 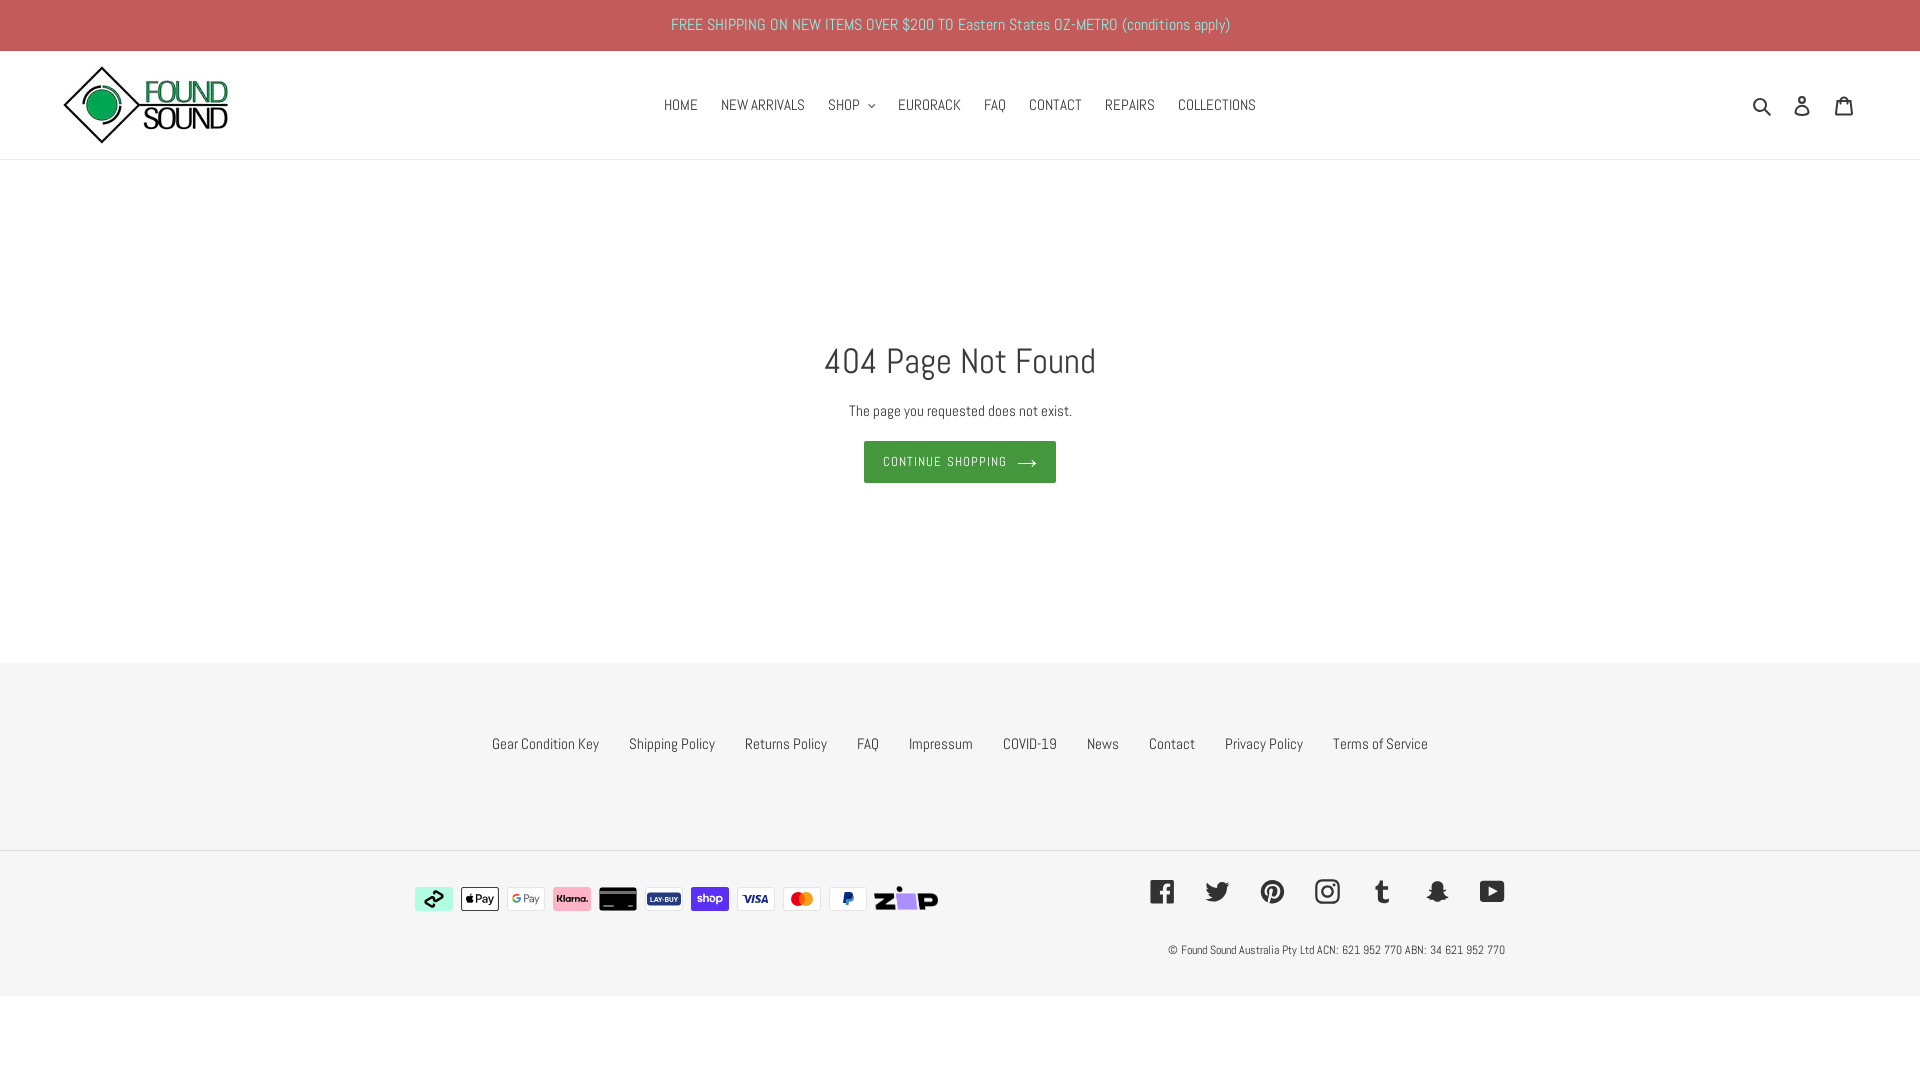 I want to click on 'Cart', so click(x=1823, y=105).